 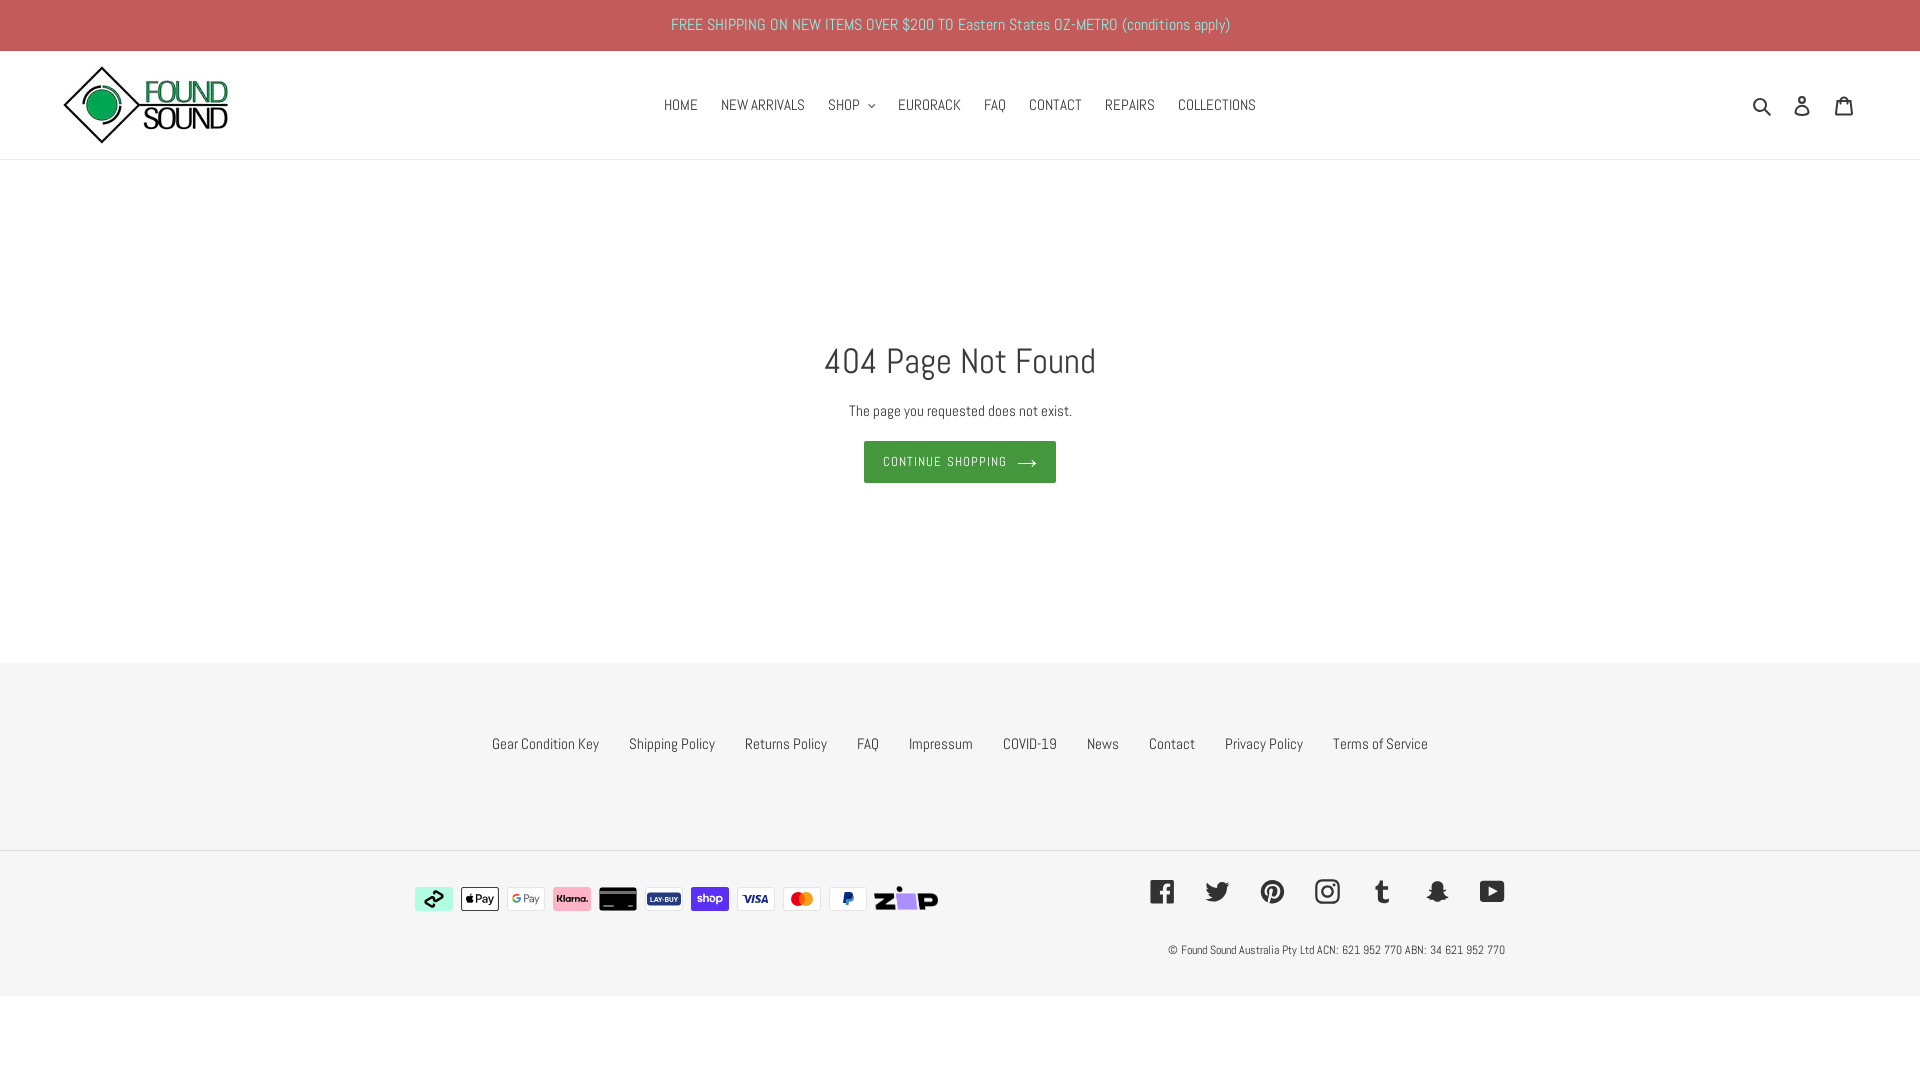 I want to click on 'Cart', so click(x=1823, y=105).